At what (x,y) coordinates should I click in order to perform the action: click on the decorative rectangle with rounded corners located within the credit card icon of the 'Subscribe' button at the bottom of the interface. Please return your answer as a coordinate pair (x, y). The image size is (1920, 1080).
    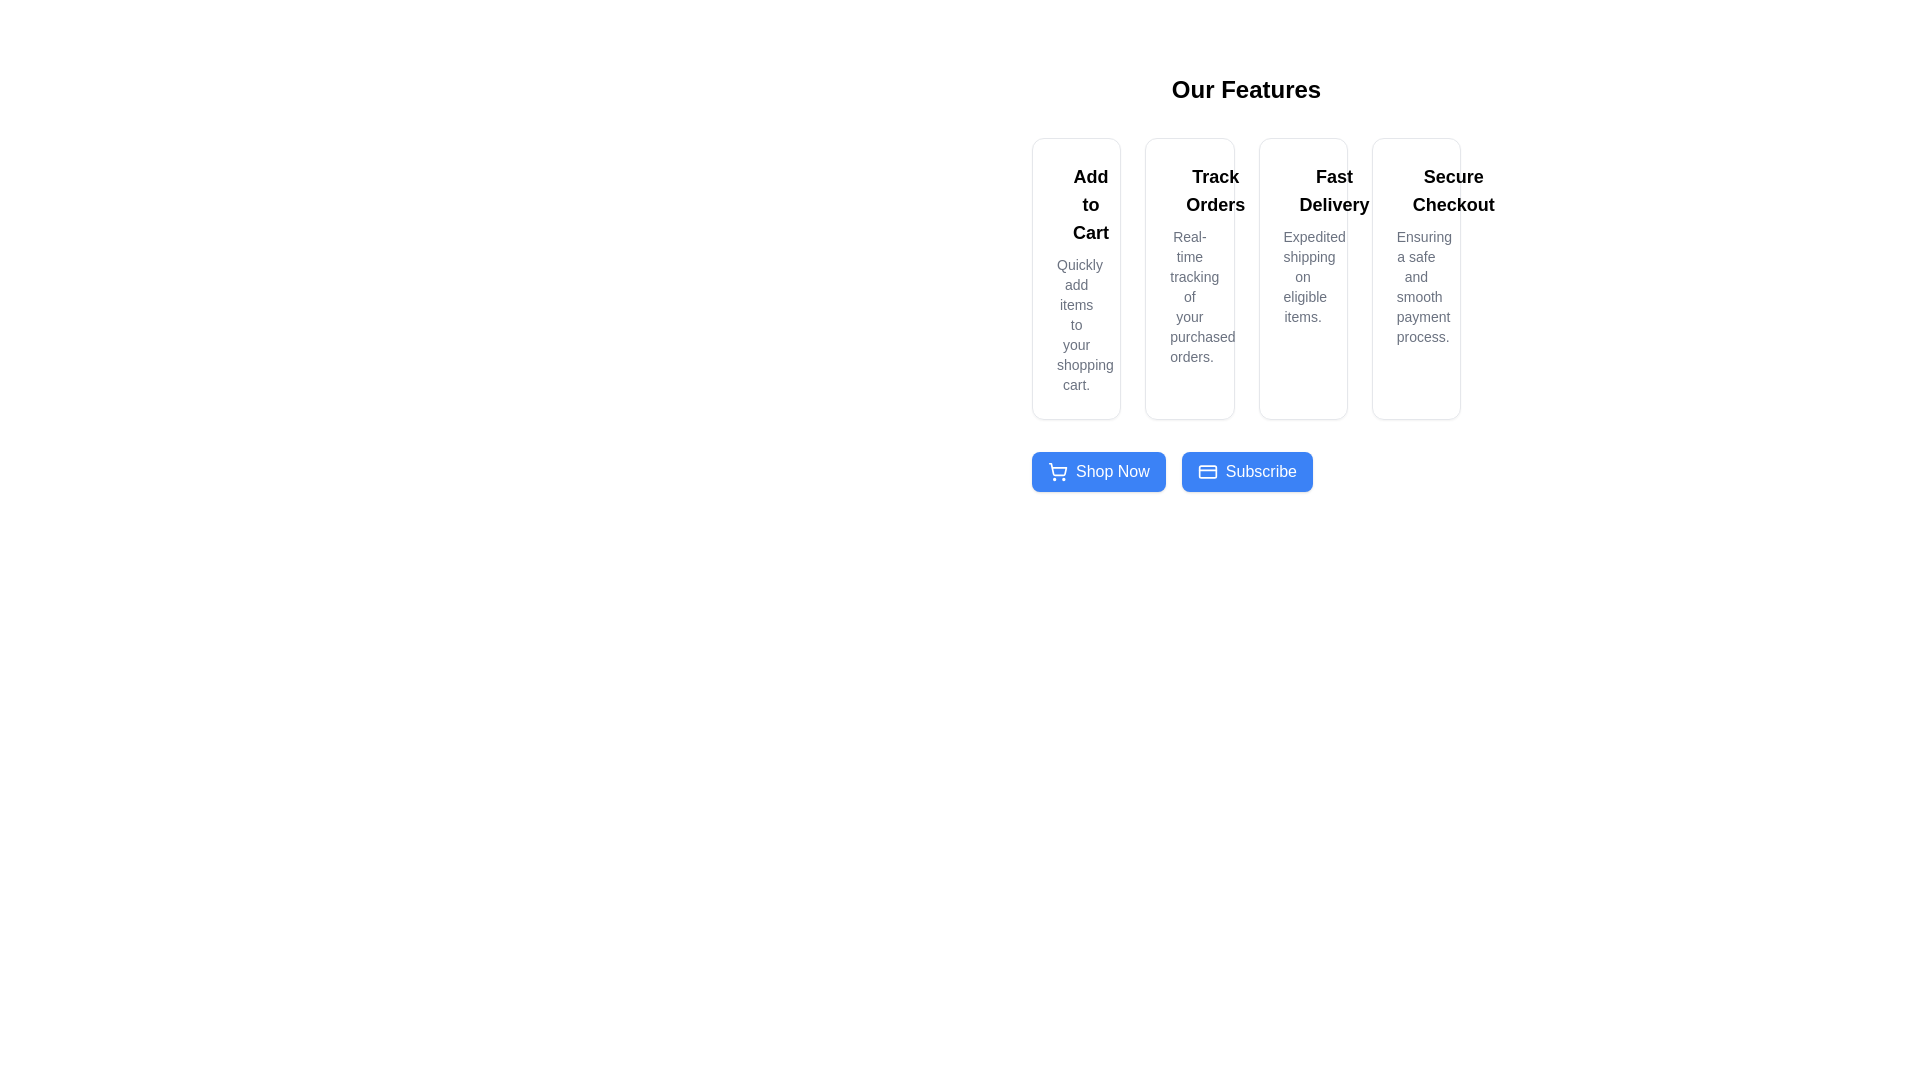
    Looking at the image, I should click on (1206, 471).